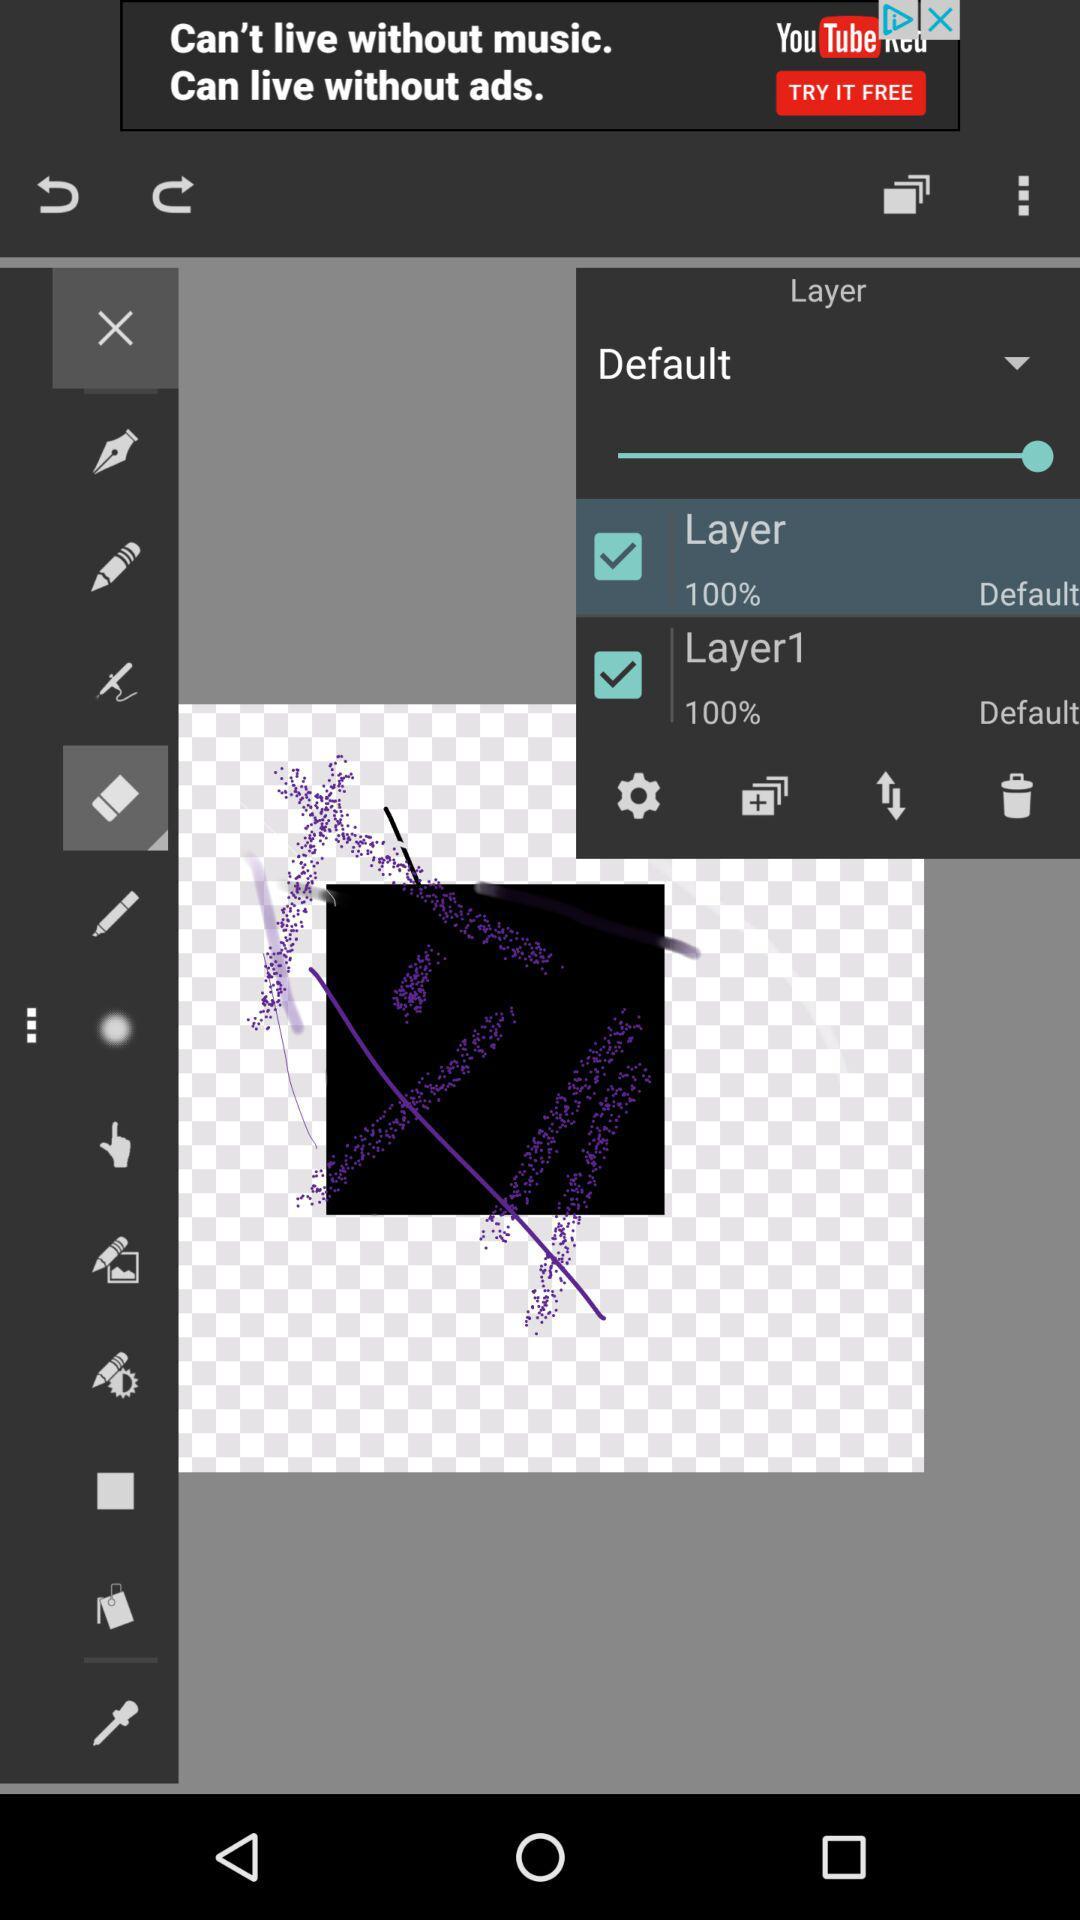  Describe the element at coordinates (172, 194) in the screenshot. I see `the redo icon` at that location.